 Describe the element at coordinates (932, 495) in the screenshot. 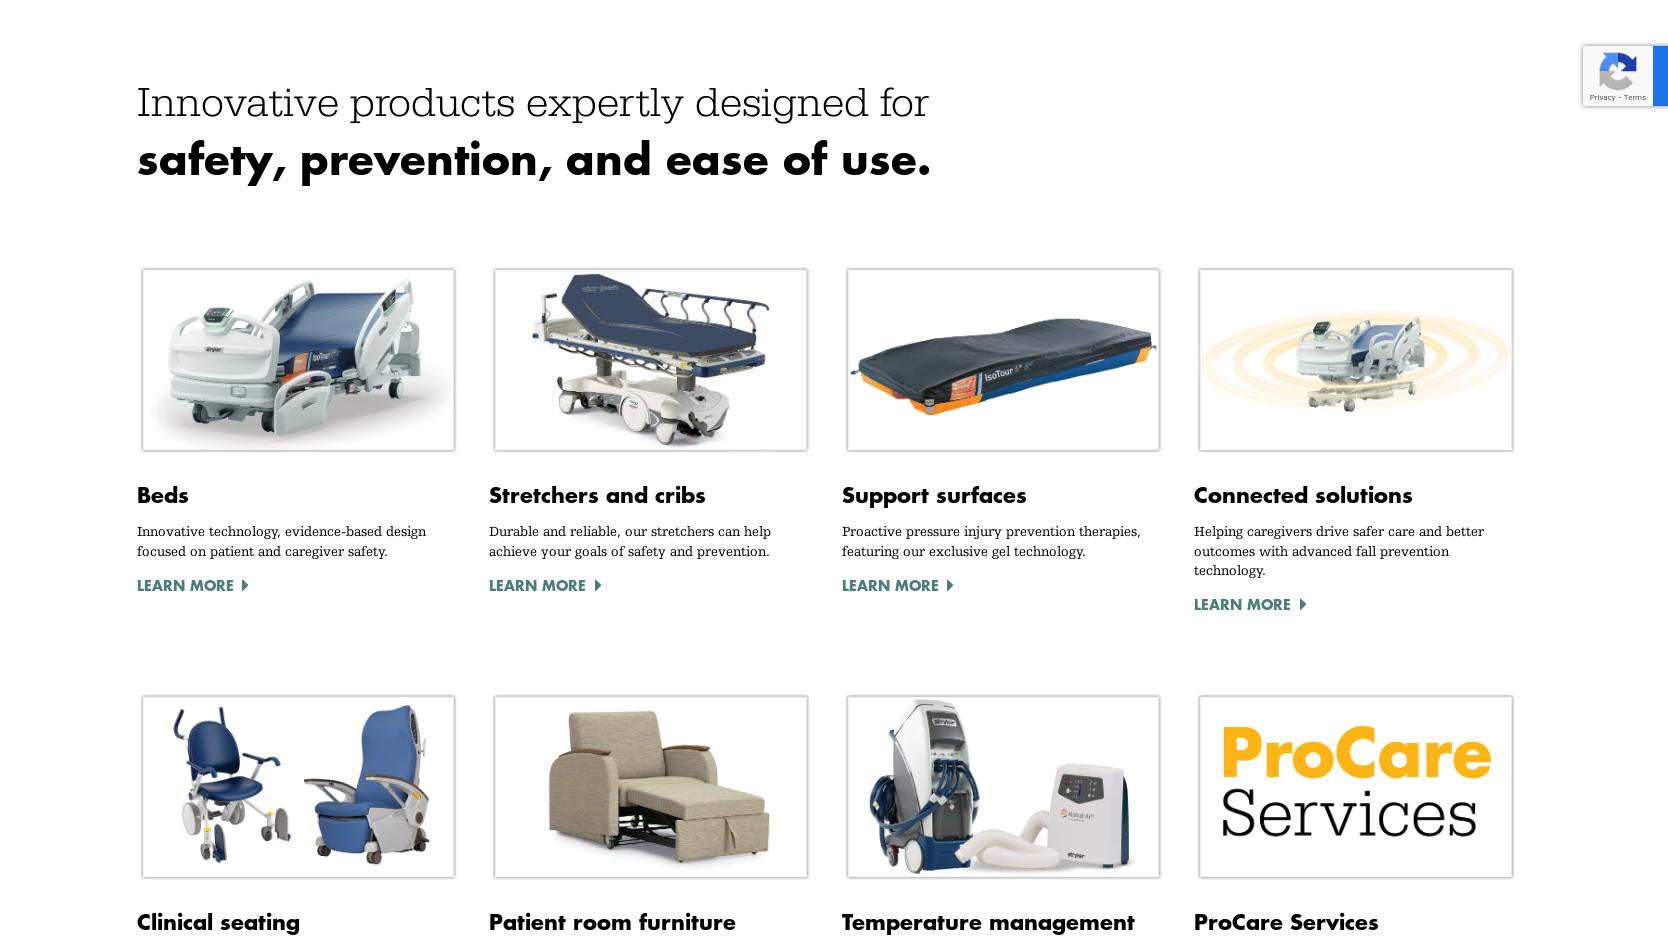

I see `'Support surfaces'` at that location.